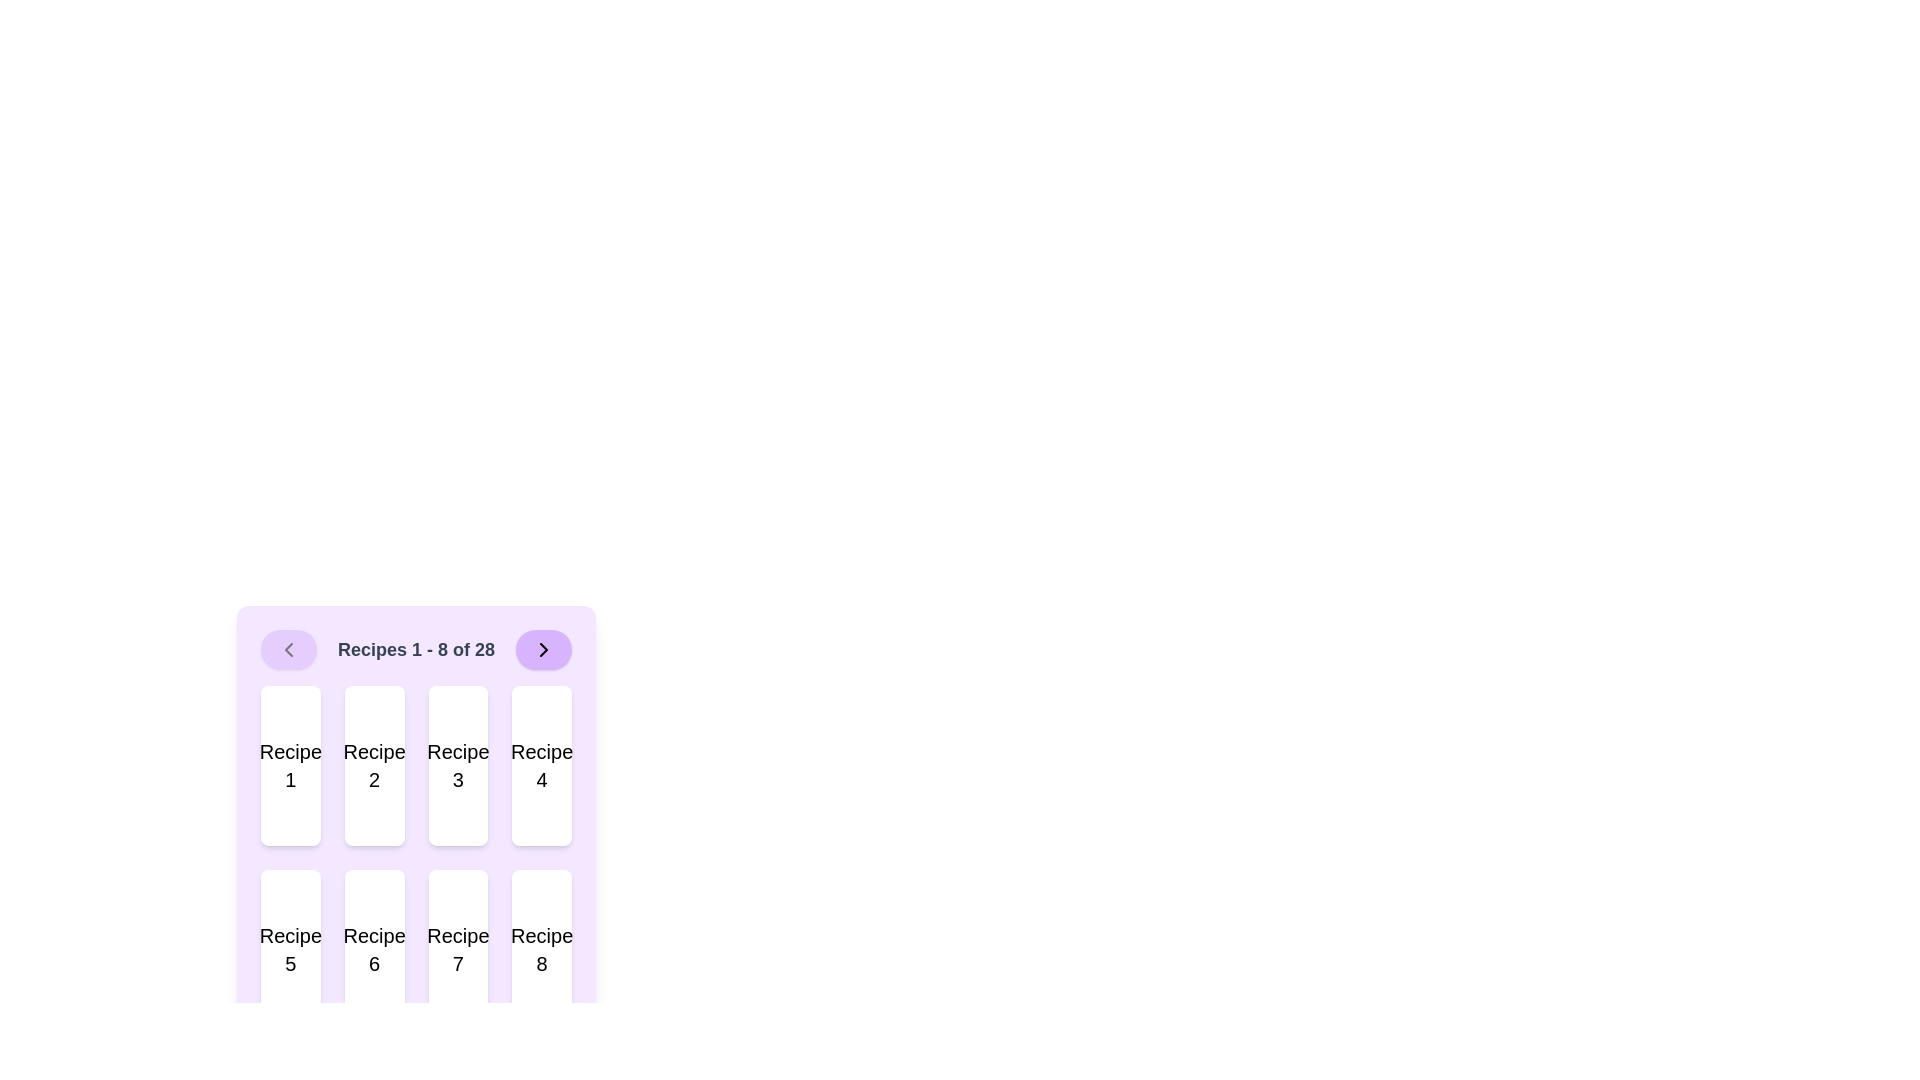 The height and width of the screenshot is (1080, 1920). What do you see at coordinates (415, 771) in the screenshot?
I see `the individual recipe card in the List grid` at bounding box center [415, 771].